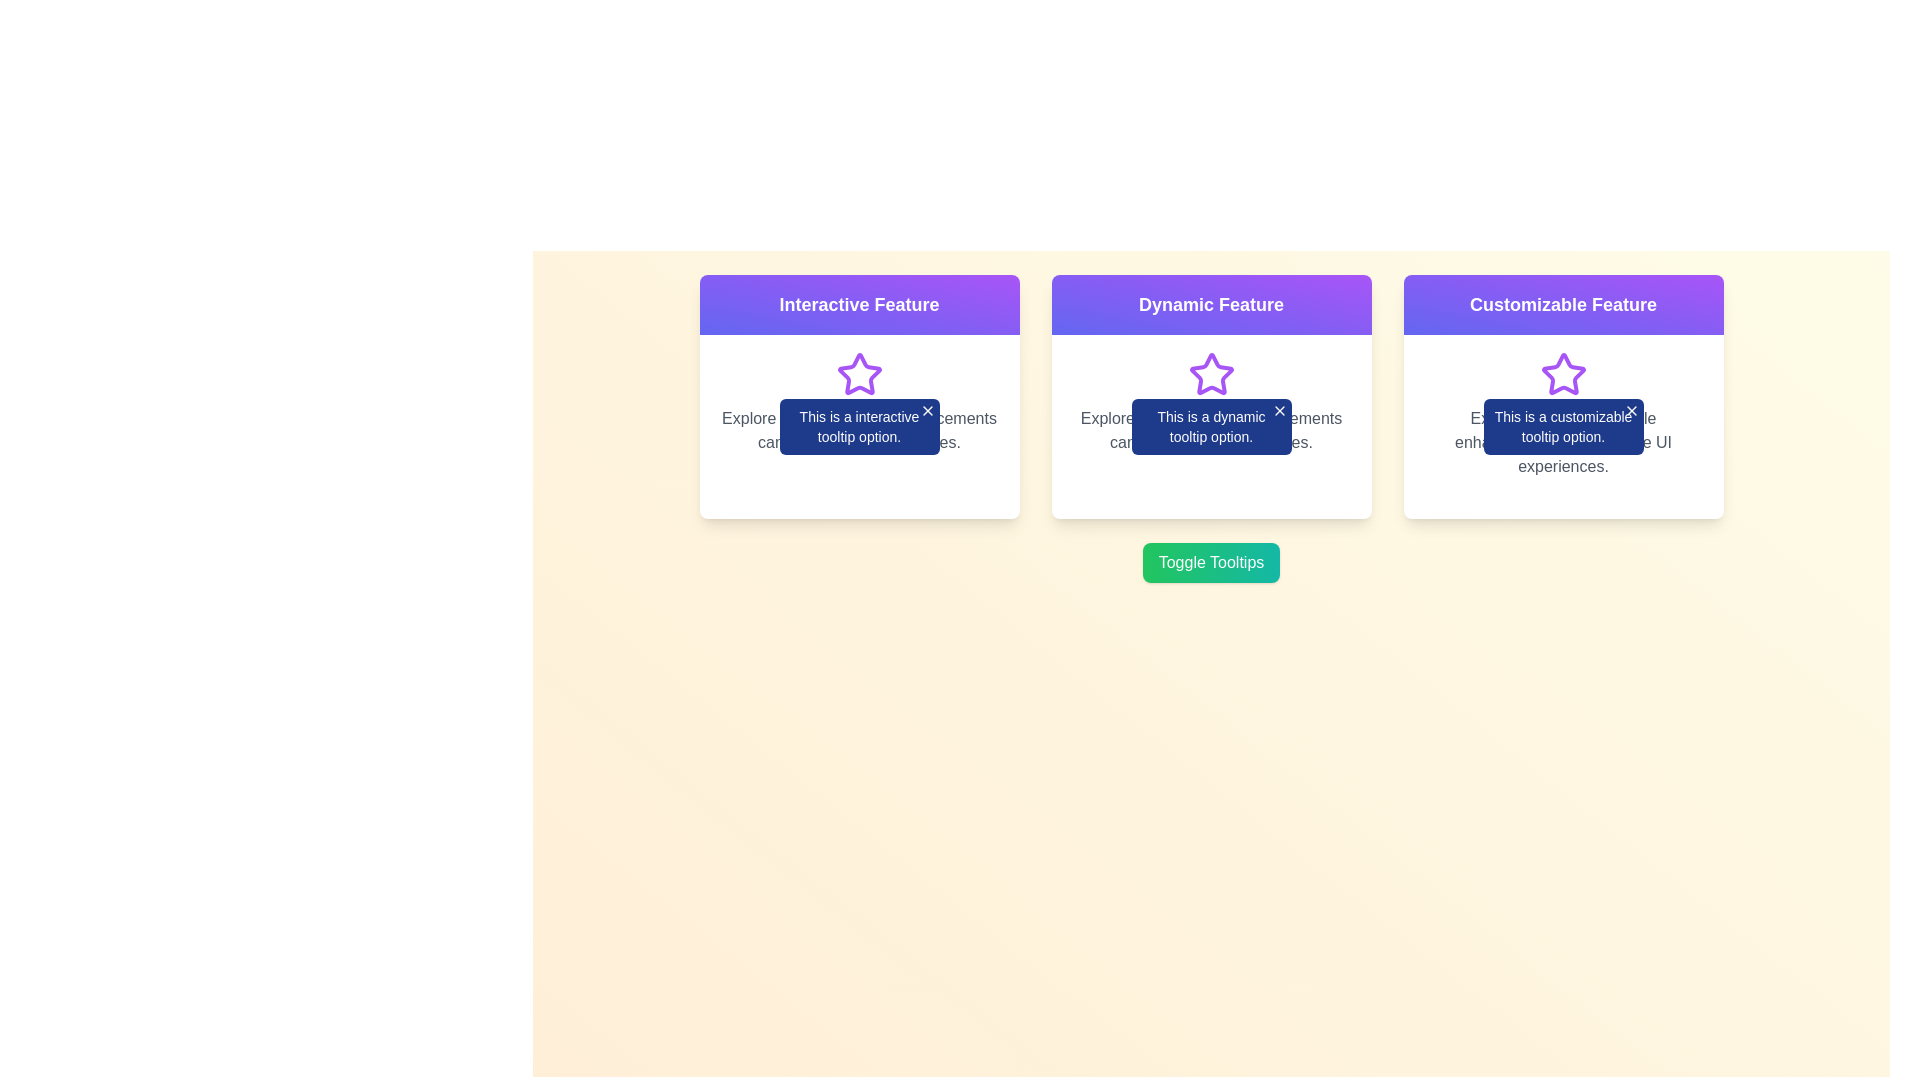 Image resolution: width=1920 pixels, height=1080 pixels. Describe the element at coordinates (1562, 374) in the screenshot. I see `the star-shaped icon filled with a gradient purple color located in the top center of the third card labeled 'Customizable Feature'` at that location.